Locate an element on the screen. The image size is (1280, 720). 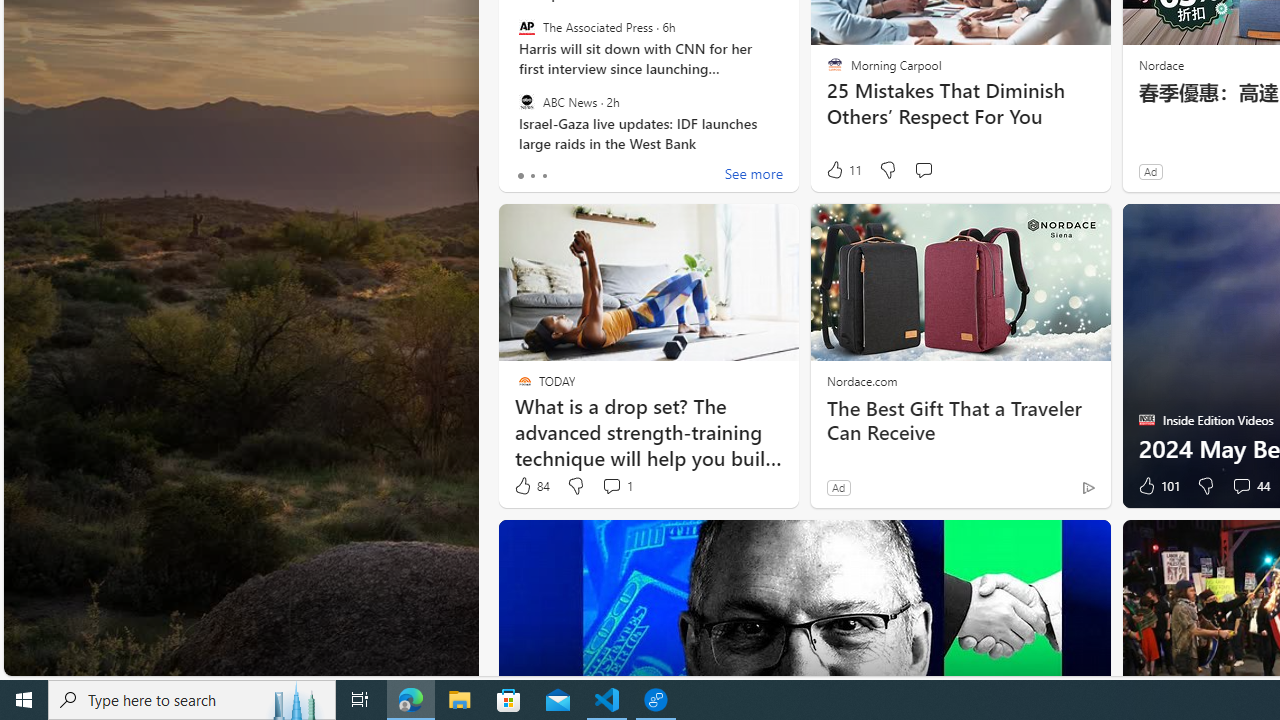
'View comments 44 Comment' is located at coordinates (1240, 486).